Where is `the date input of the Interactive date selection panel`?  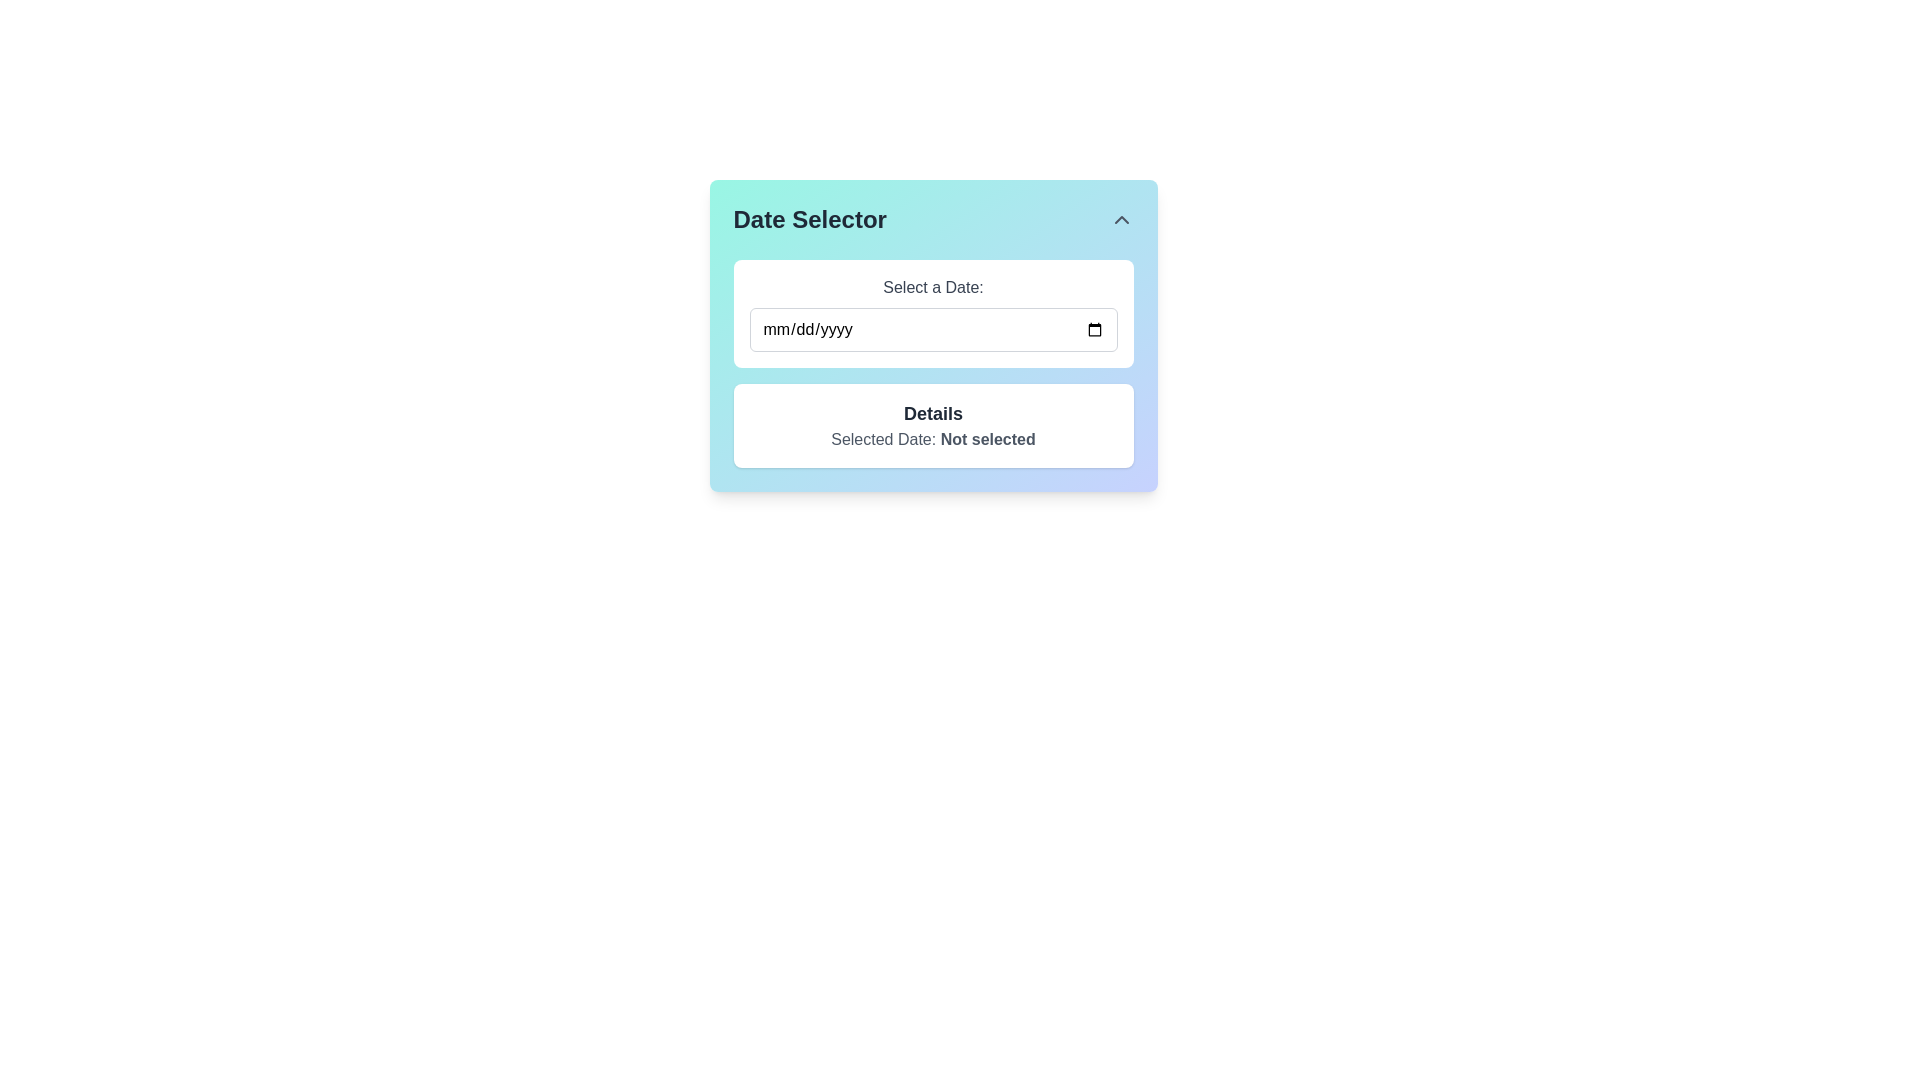
the date input of the Interactive date selection panel is located at coordinates (932, 334).